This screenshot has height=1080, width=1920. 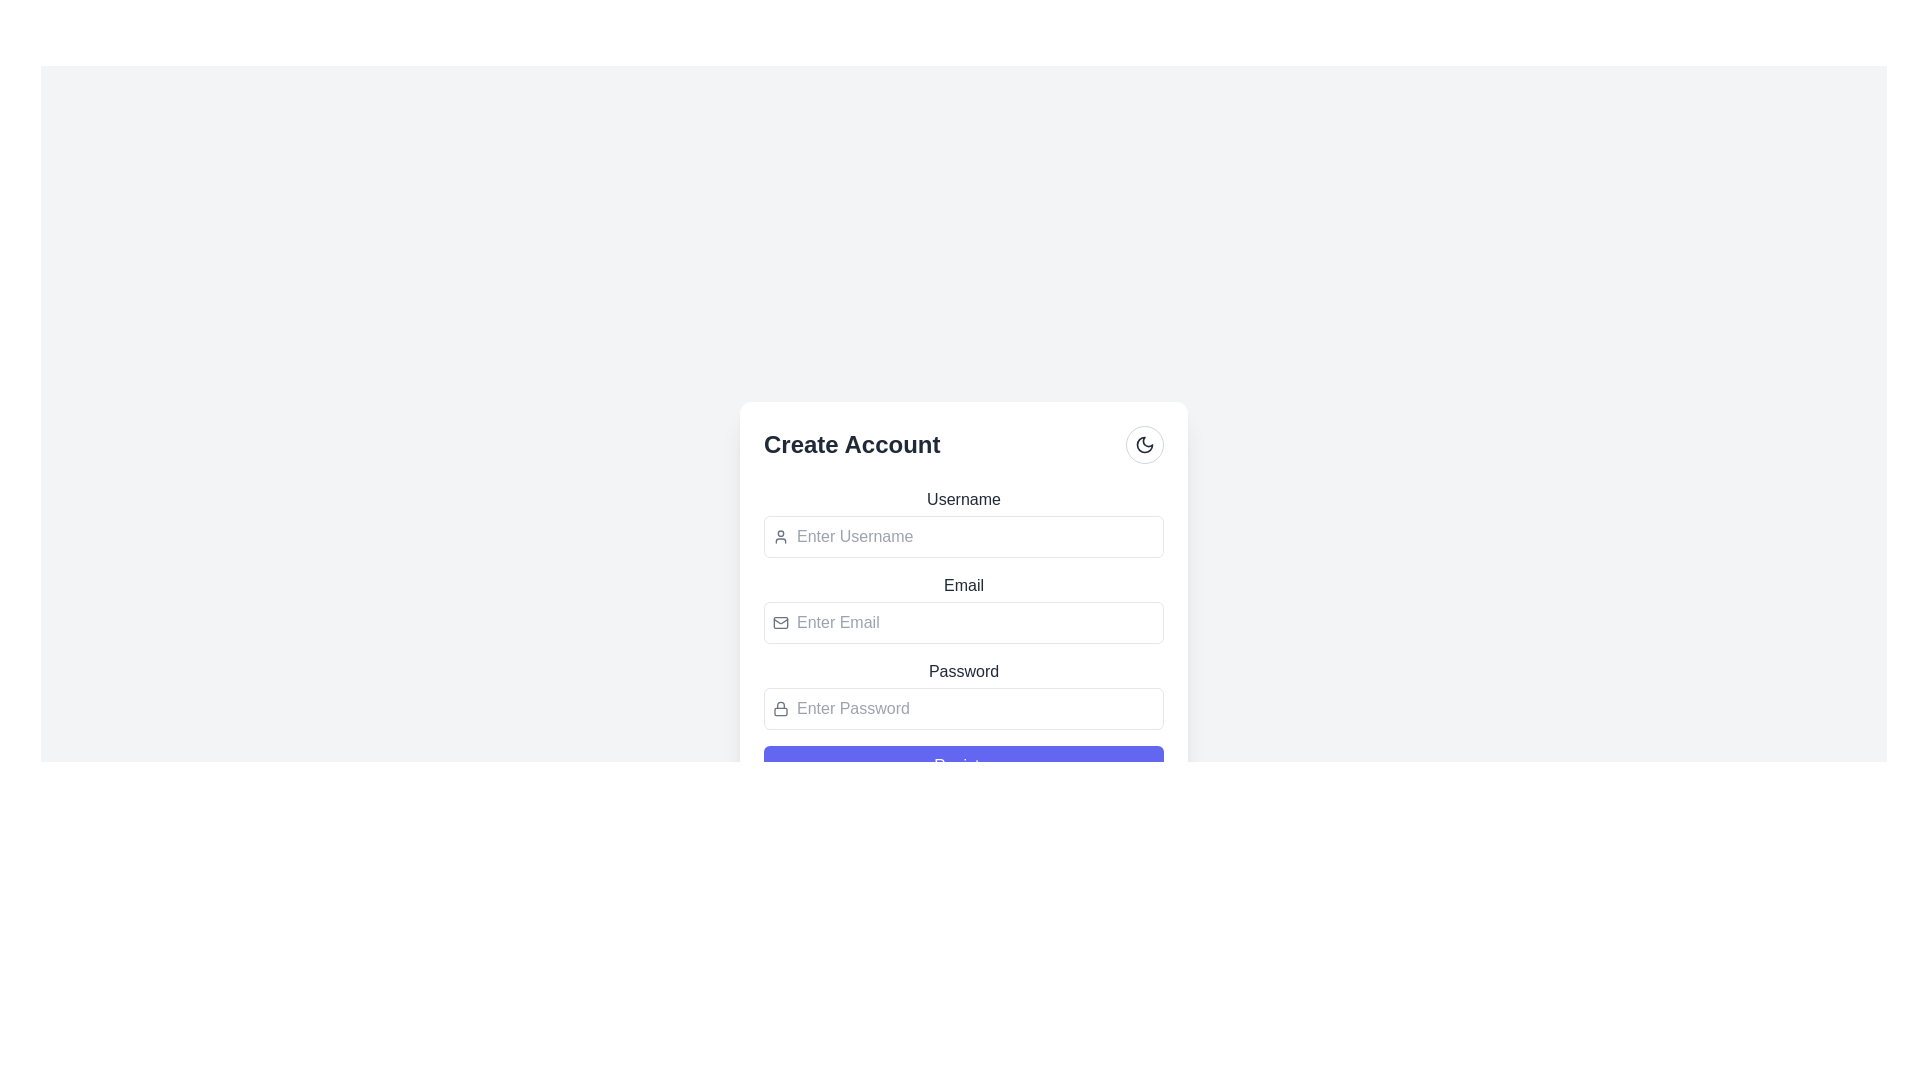 What do you see at coordinates (1145, 443) in the screenshot?
I see `the theme toggle button, which is positioned to the far right of the 'Create Account' text` at bounding box center [1145, 443].